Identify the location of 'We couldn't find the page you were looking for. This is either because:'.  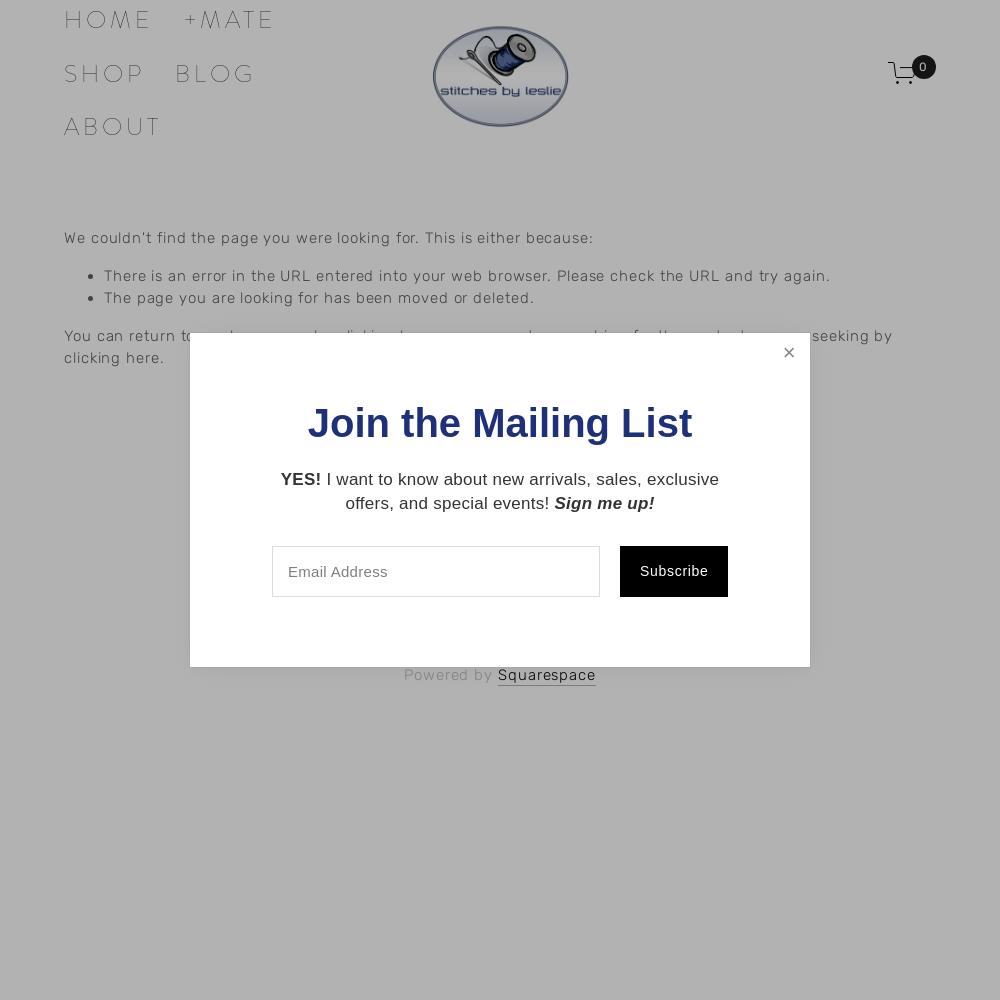
(327, 237).